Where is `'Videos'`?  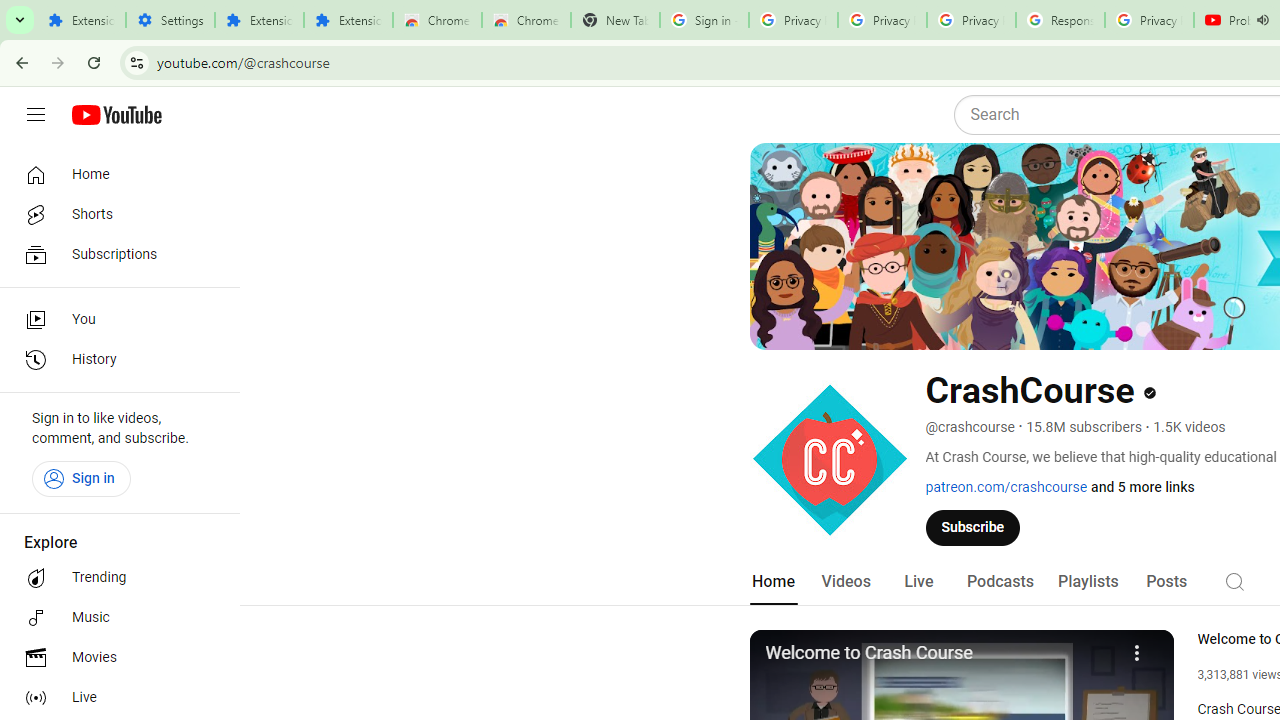 'Videos' is located at coordinates (845, 581).